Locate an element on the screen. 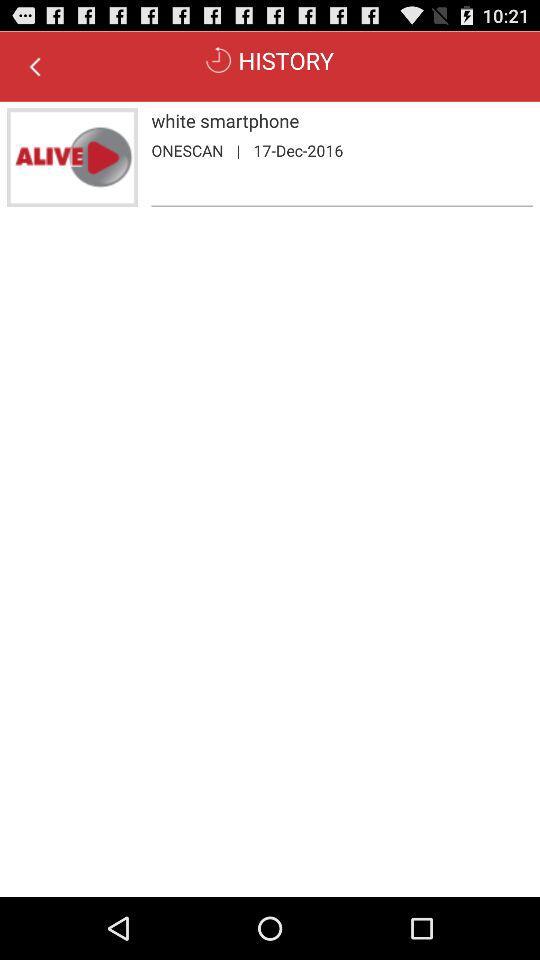 The width and height of the screenshot is (540, 960). icon next to the | is located at coordinates (187, 149).